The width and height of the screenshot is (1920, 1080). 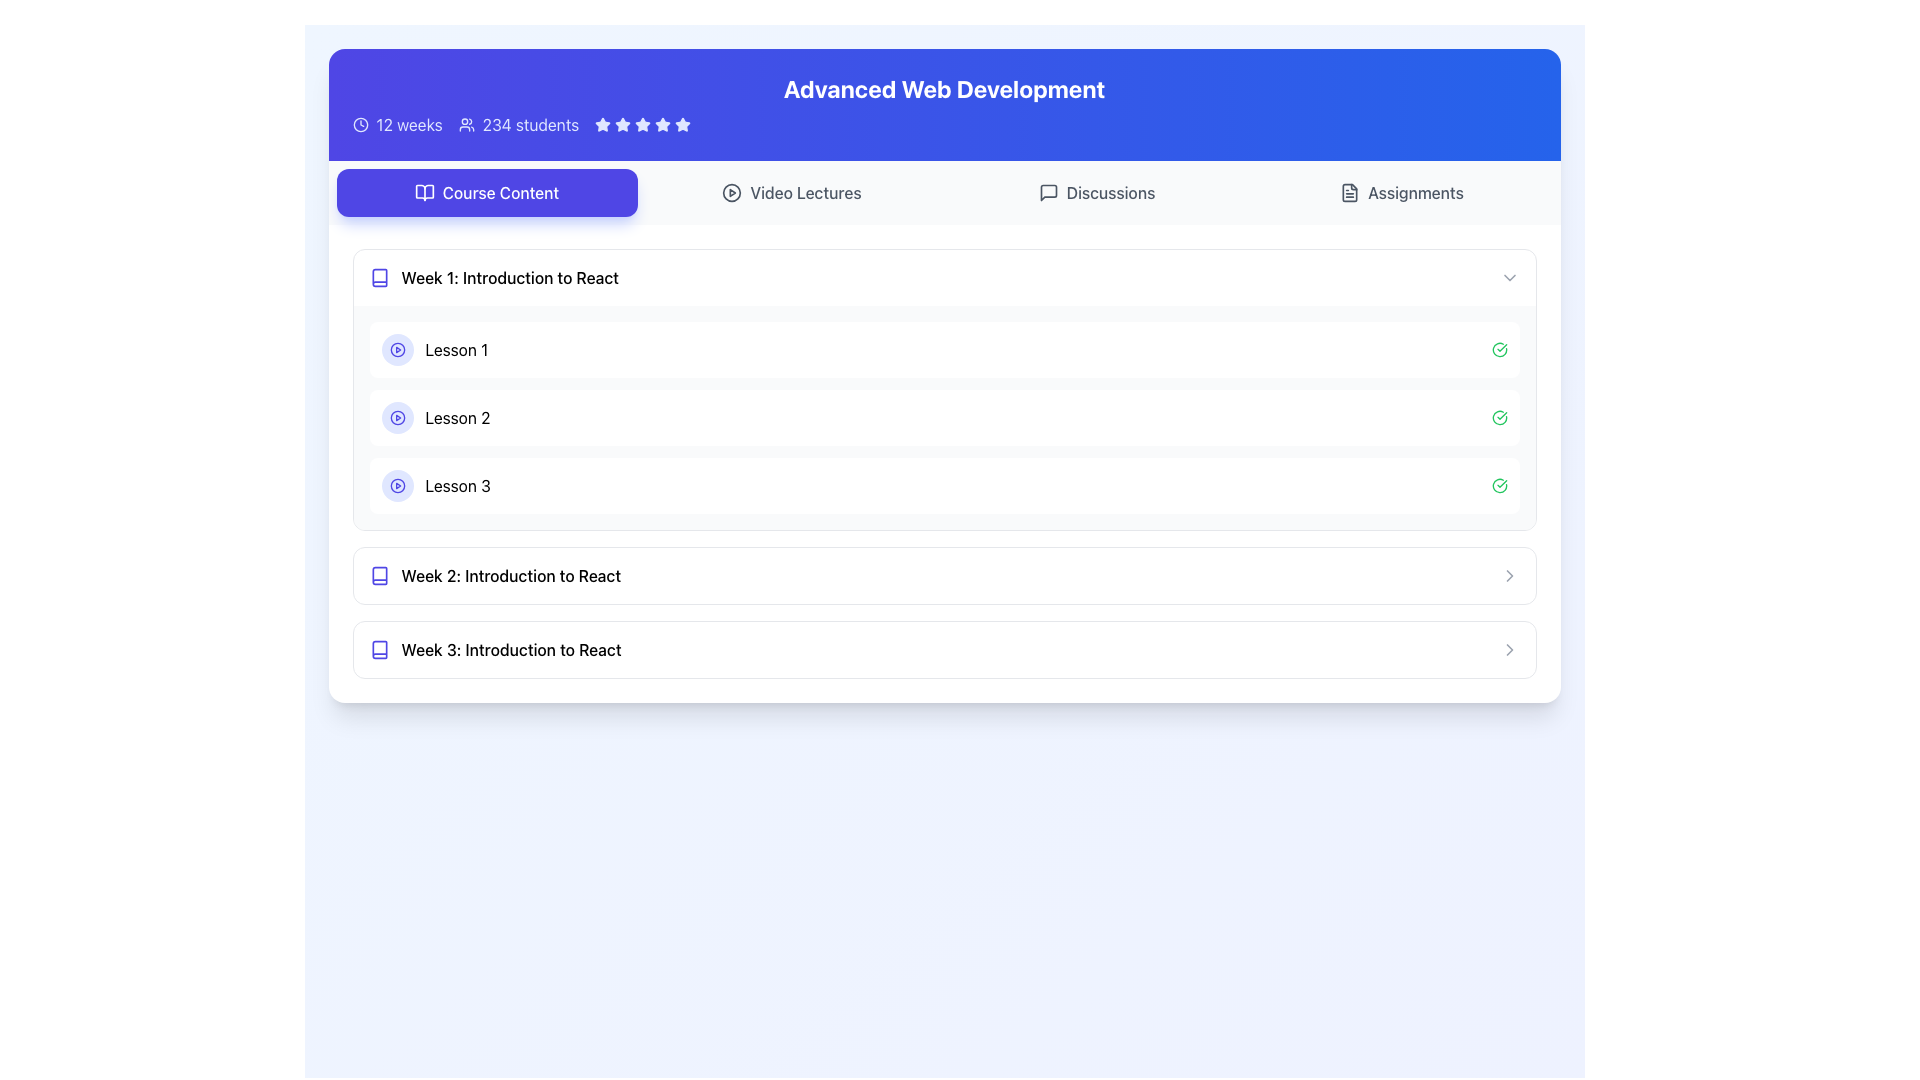 What do you see at coordinates (602, 124) in the screenshot?
I see `the second star icon in the star rating system` at bounding box center [602, 124].